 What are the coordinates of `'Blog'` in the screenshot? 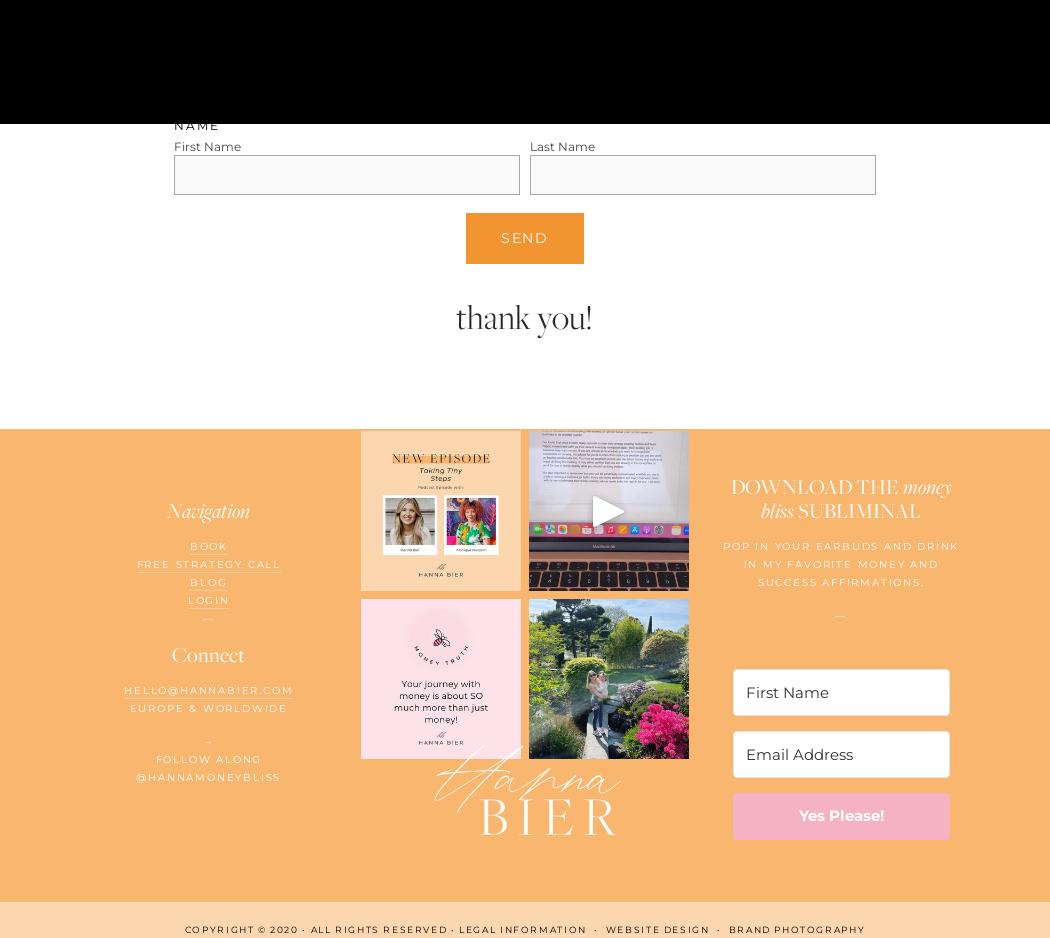 It's located at (207, 581).